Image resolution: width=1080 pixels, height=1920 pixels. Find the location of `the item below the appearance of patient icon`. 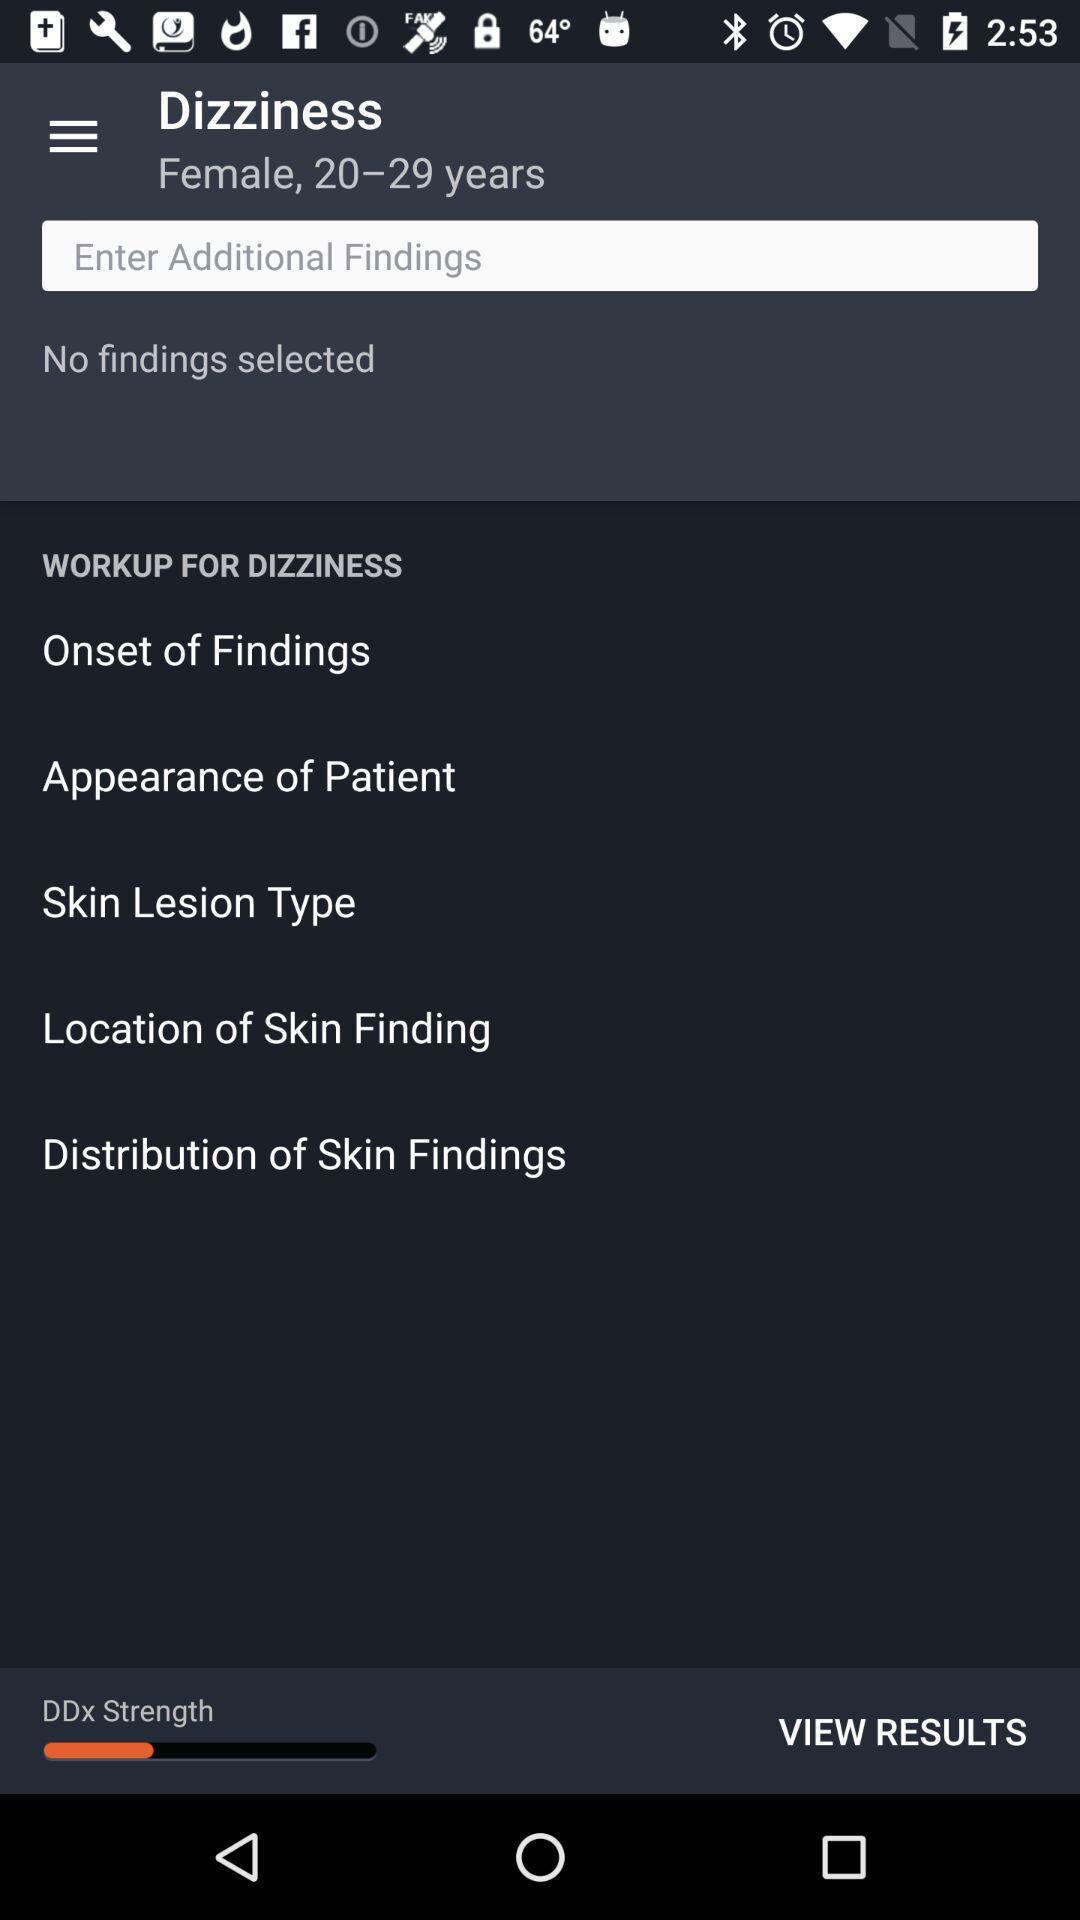

the item below the appearance of patient icon is located at coordinates (540, 899).